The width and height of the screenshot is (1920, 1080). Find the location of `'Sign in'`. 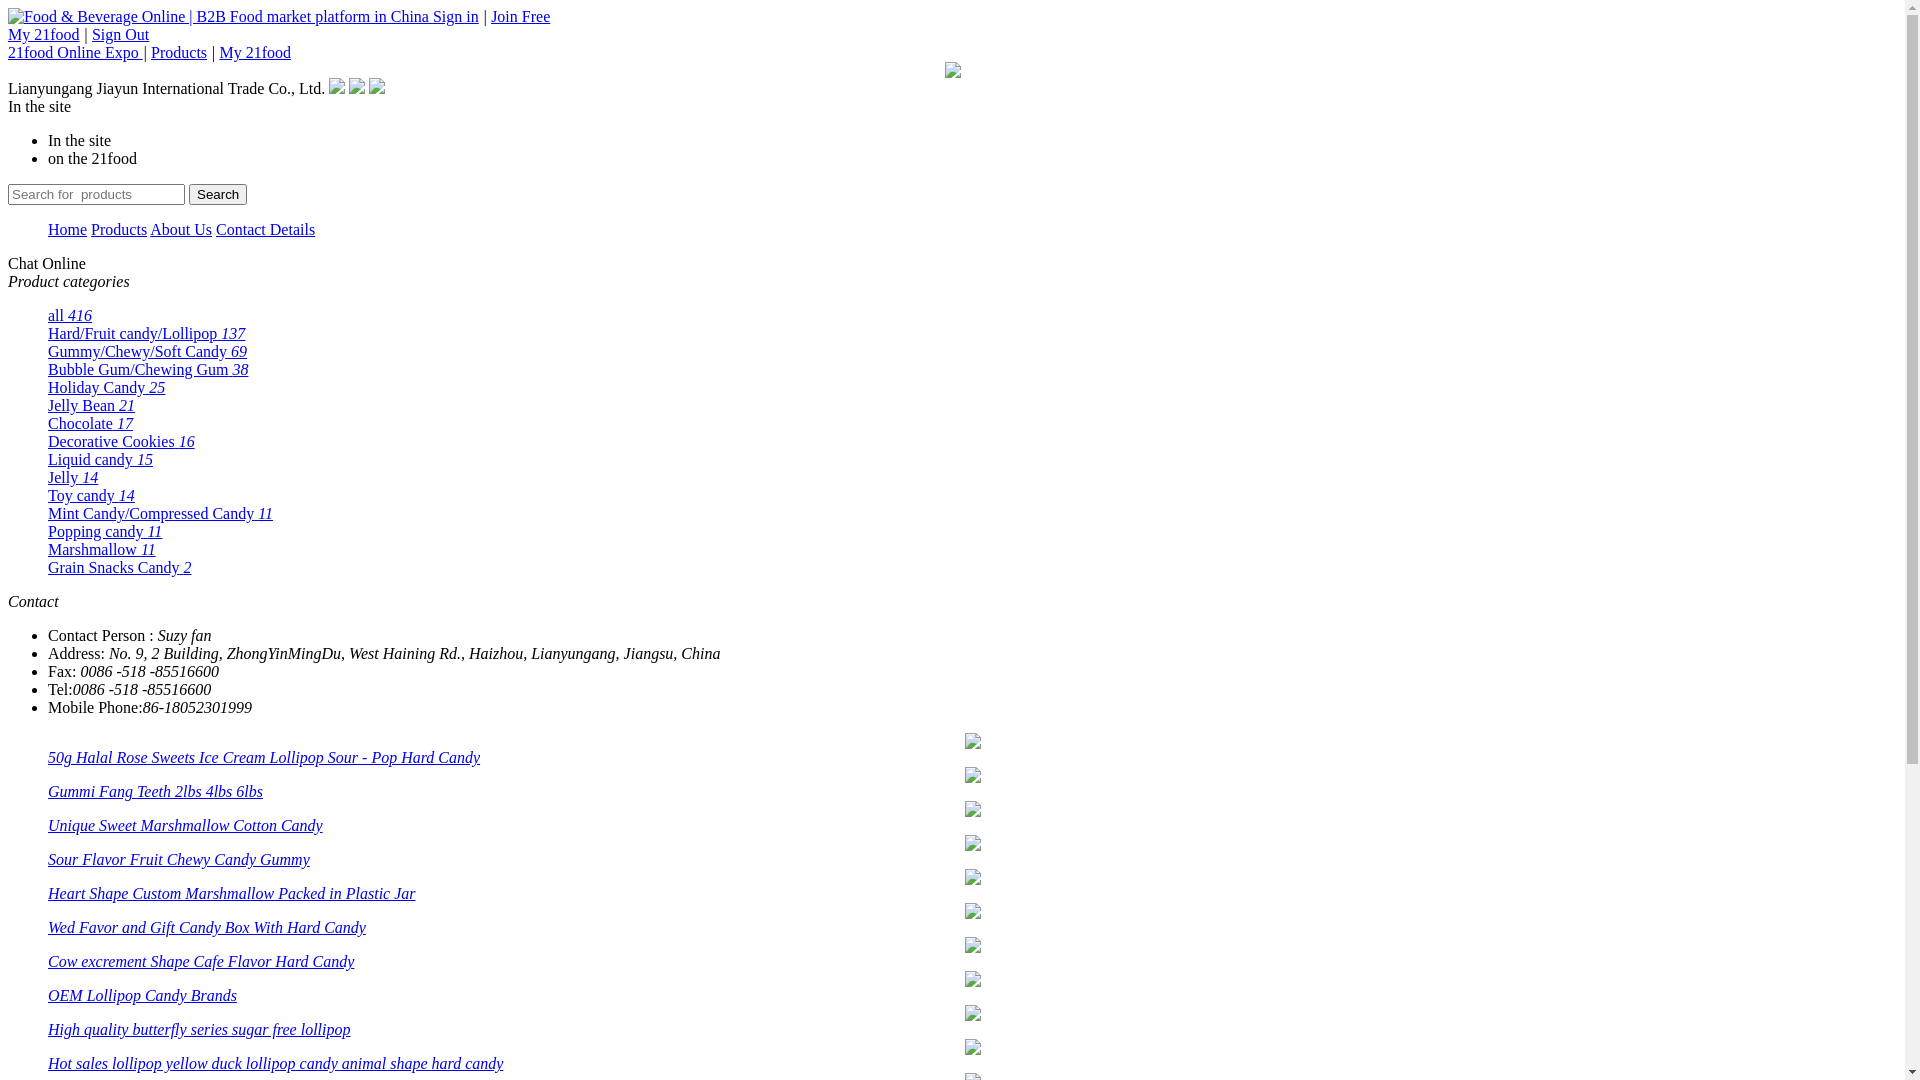

'Sign in' is located at coordinates (455, 16).